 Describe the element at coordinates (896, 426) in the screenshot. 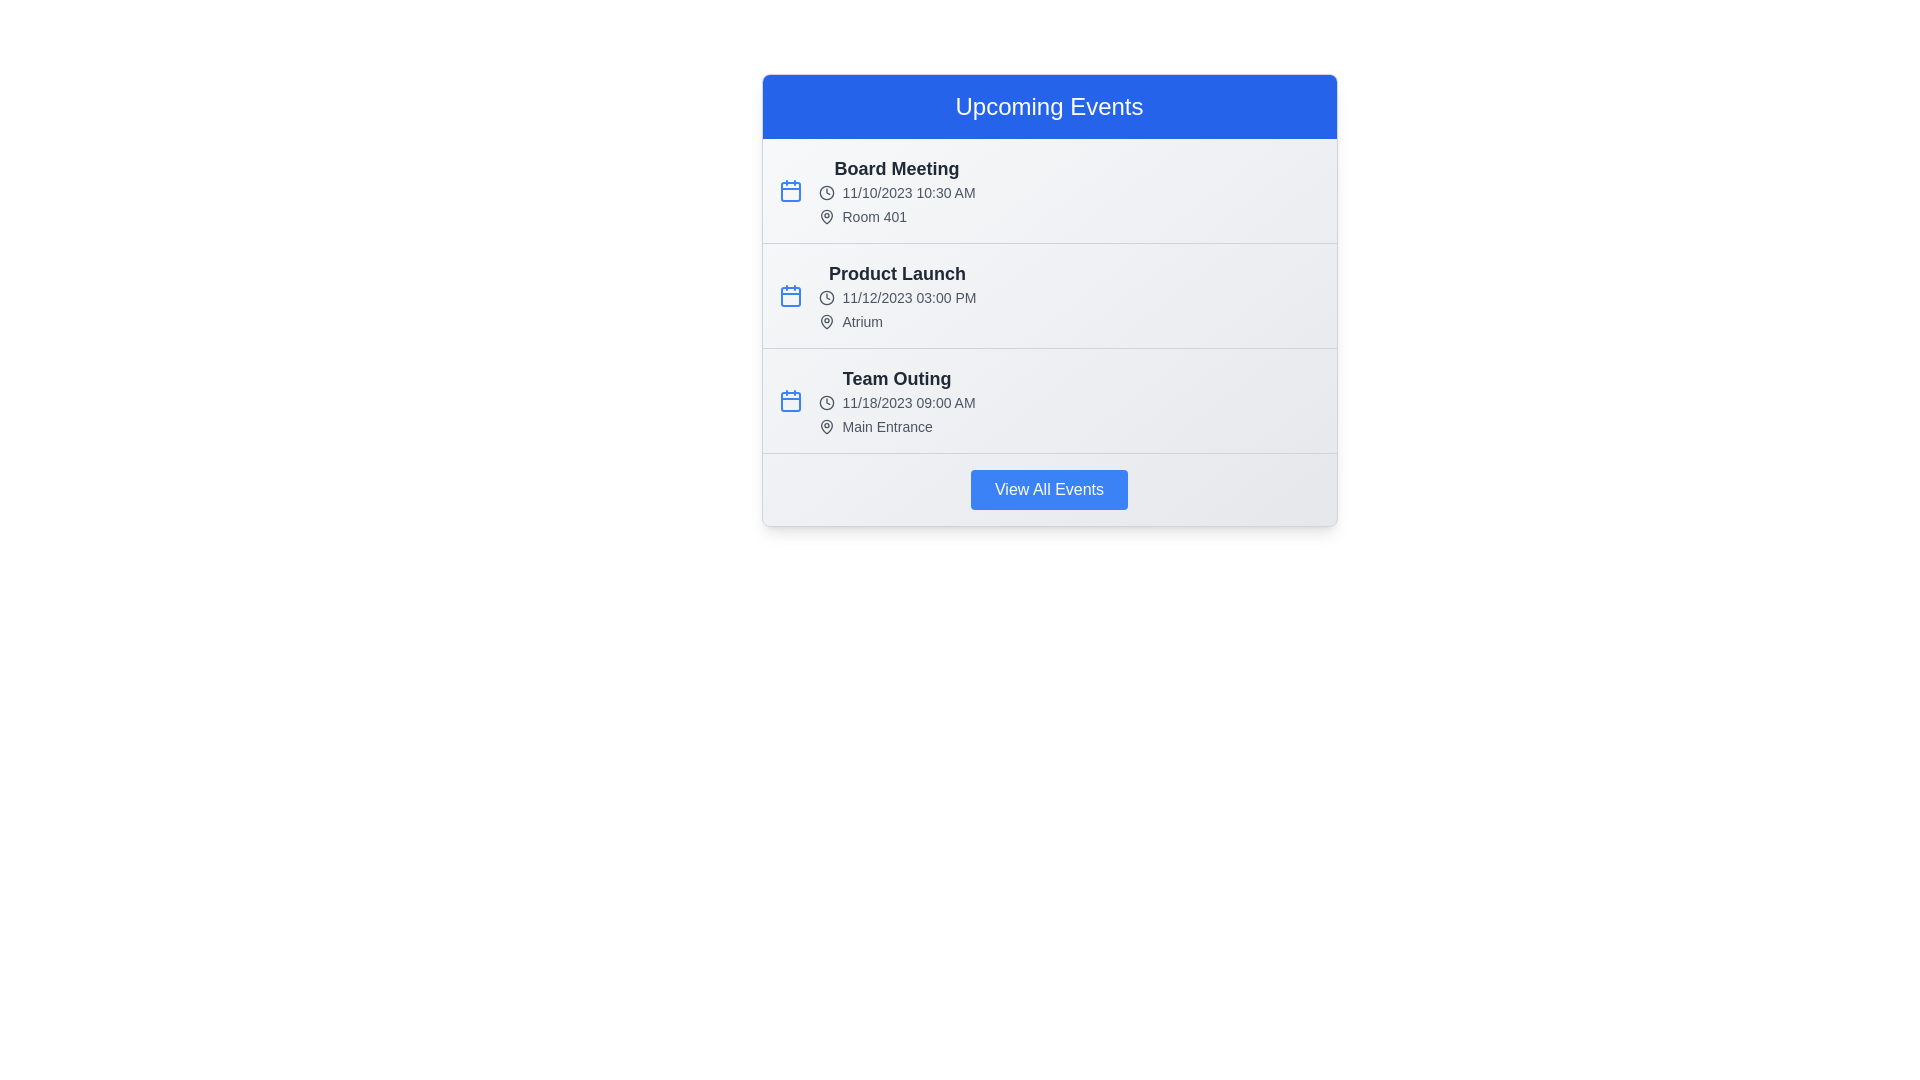

I see `the pin icon to the left of the 'Main Entrance' text label located at the bottom of the 'Team Outing' event card for further interaction possibilities` at that location.